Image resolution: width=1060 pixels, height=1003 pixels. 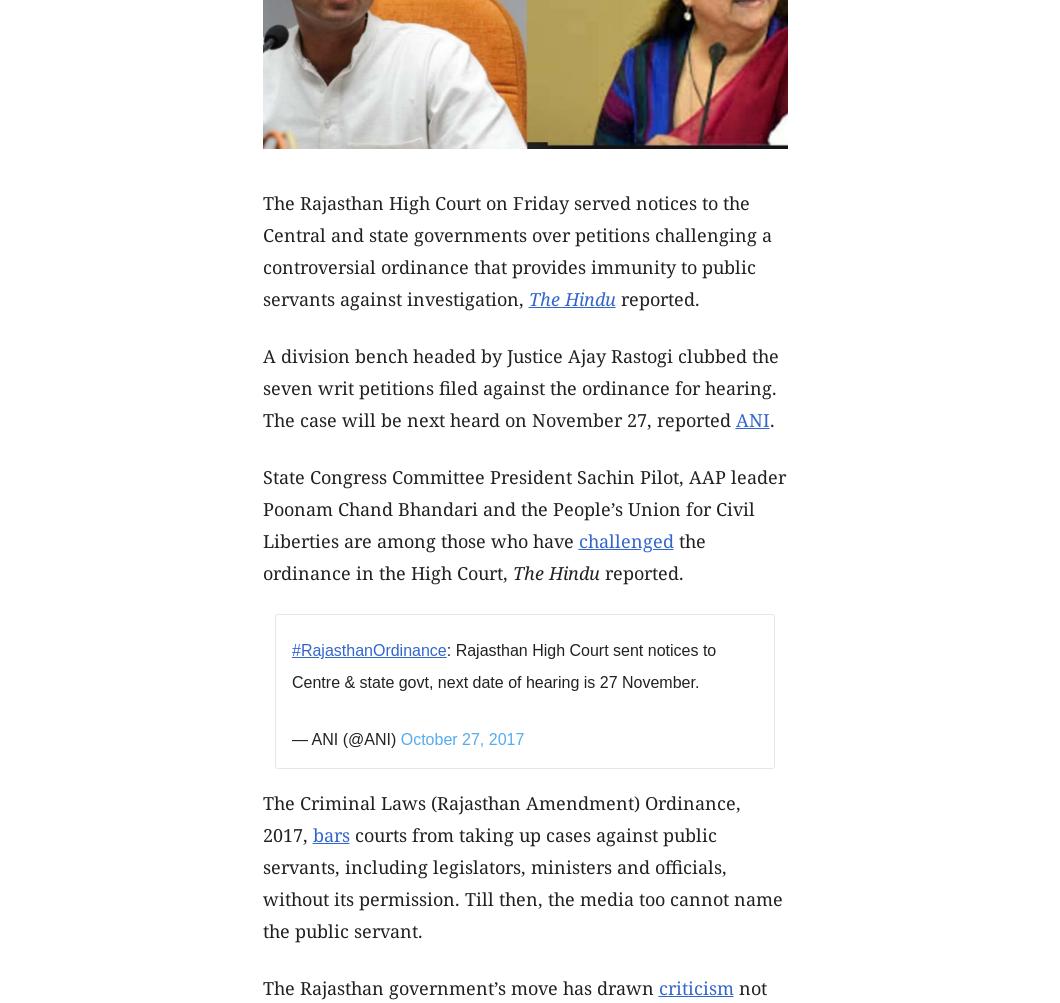 What do you see at coordinates (459, 985) in the screenshot?
I see `'The Rajasthan government’s move has drawn'` at bounding box center [459, 985].